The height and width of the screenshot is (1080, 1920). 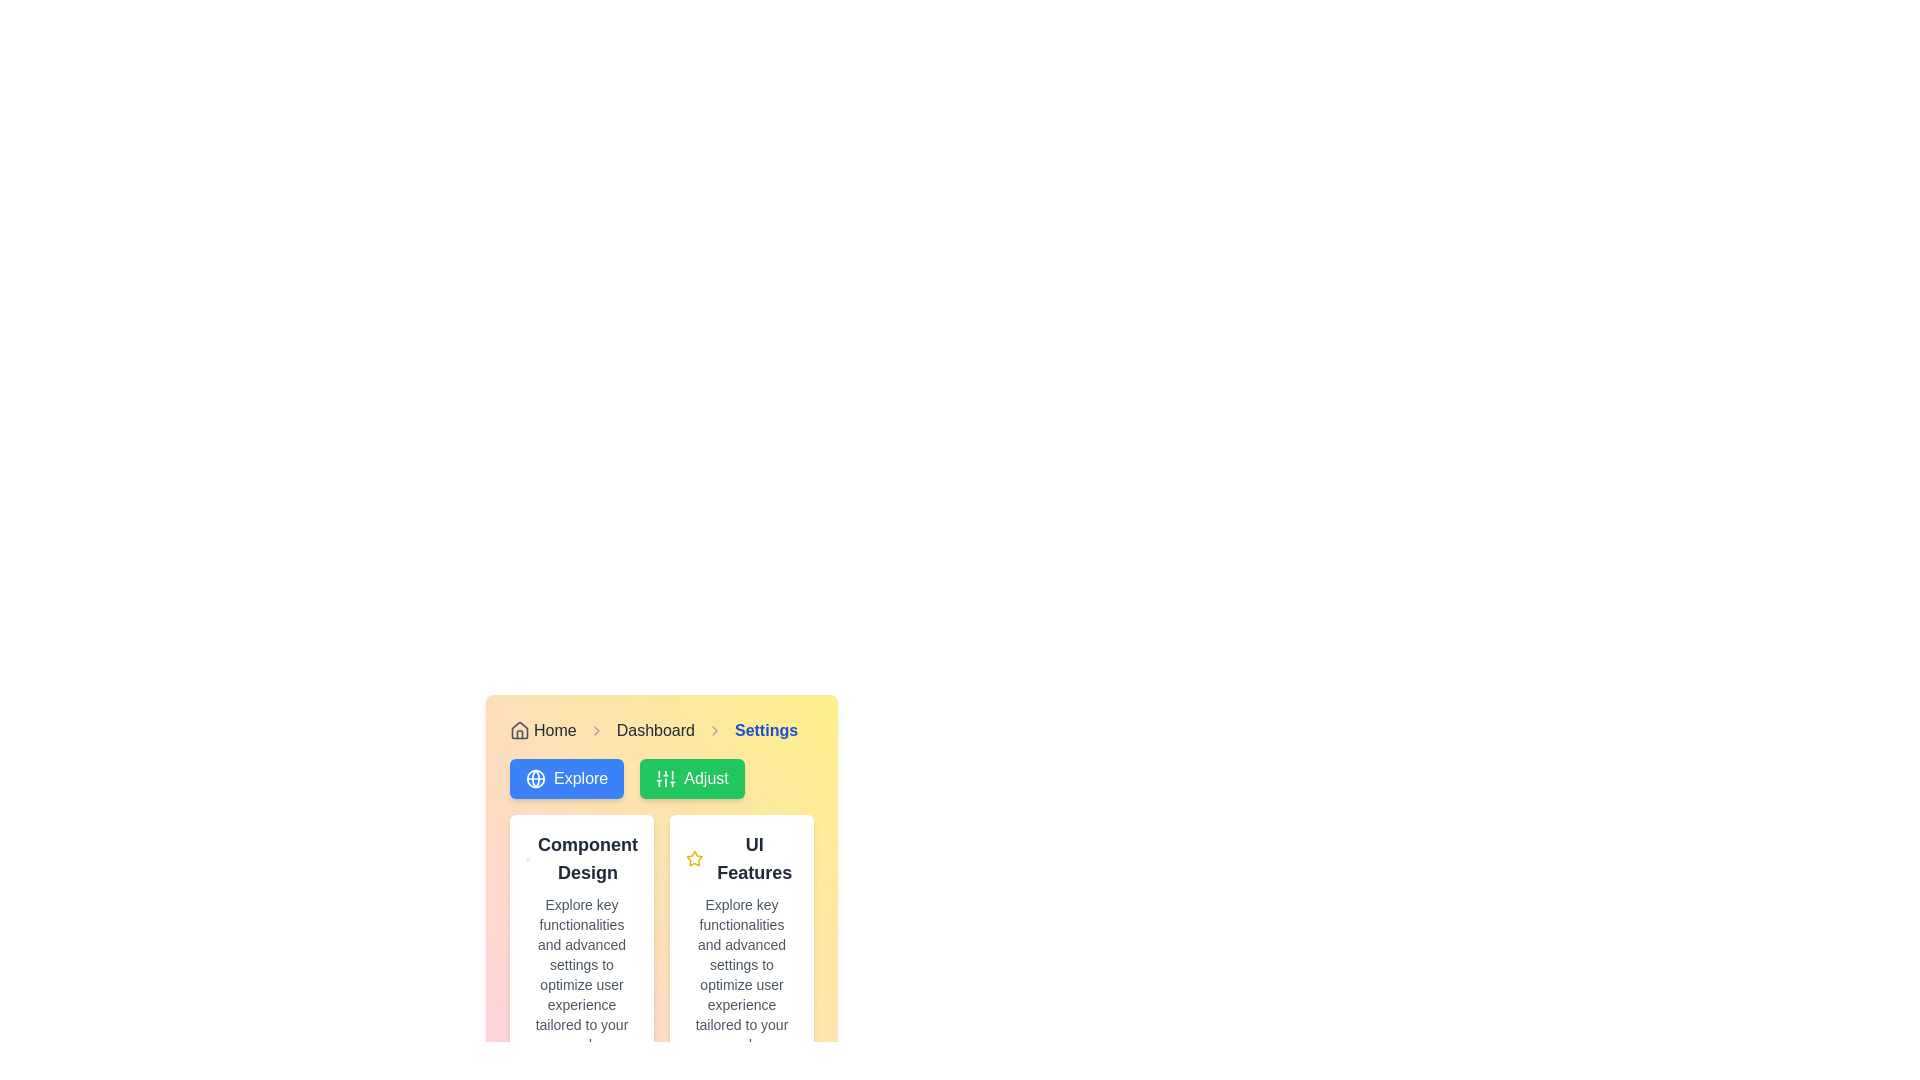 I want to click on the informational text styled in muted gray color, located below the 'UI Features' header and above the 'Learn More' button, so click(x=741, y=974).